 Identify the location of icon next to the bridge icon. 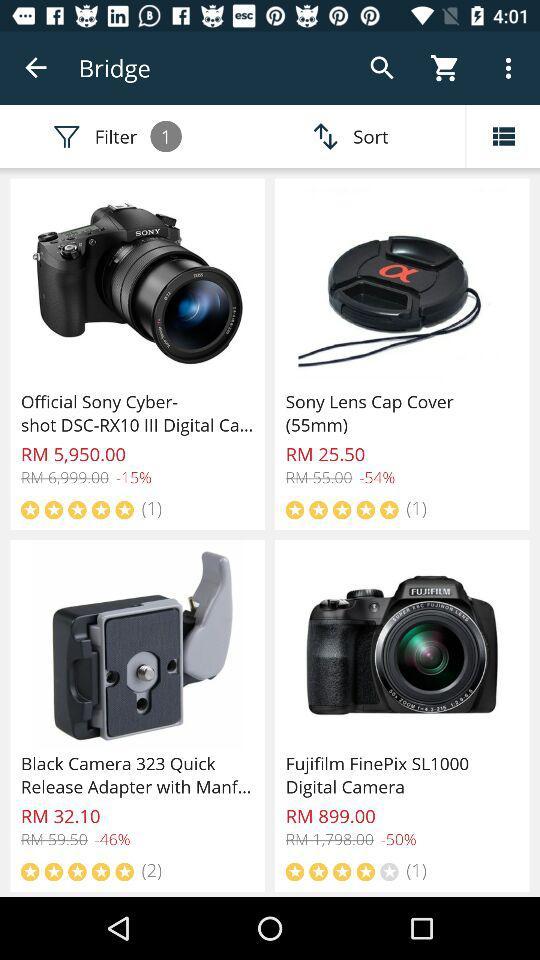
(36, 68).